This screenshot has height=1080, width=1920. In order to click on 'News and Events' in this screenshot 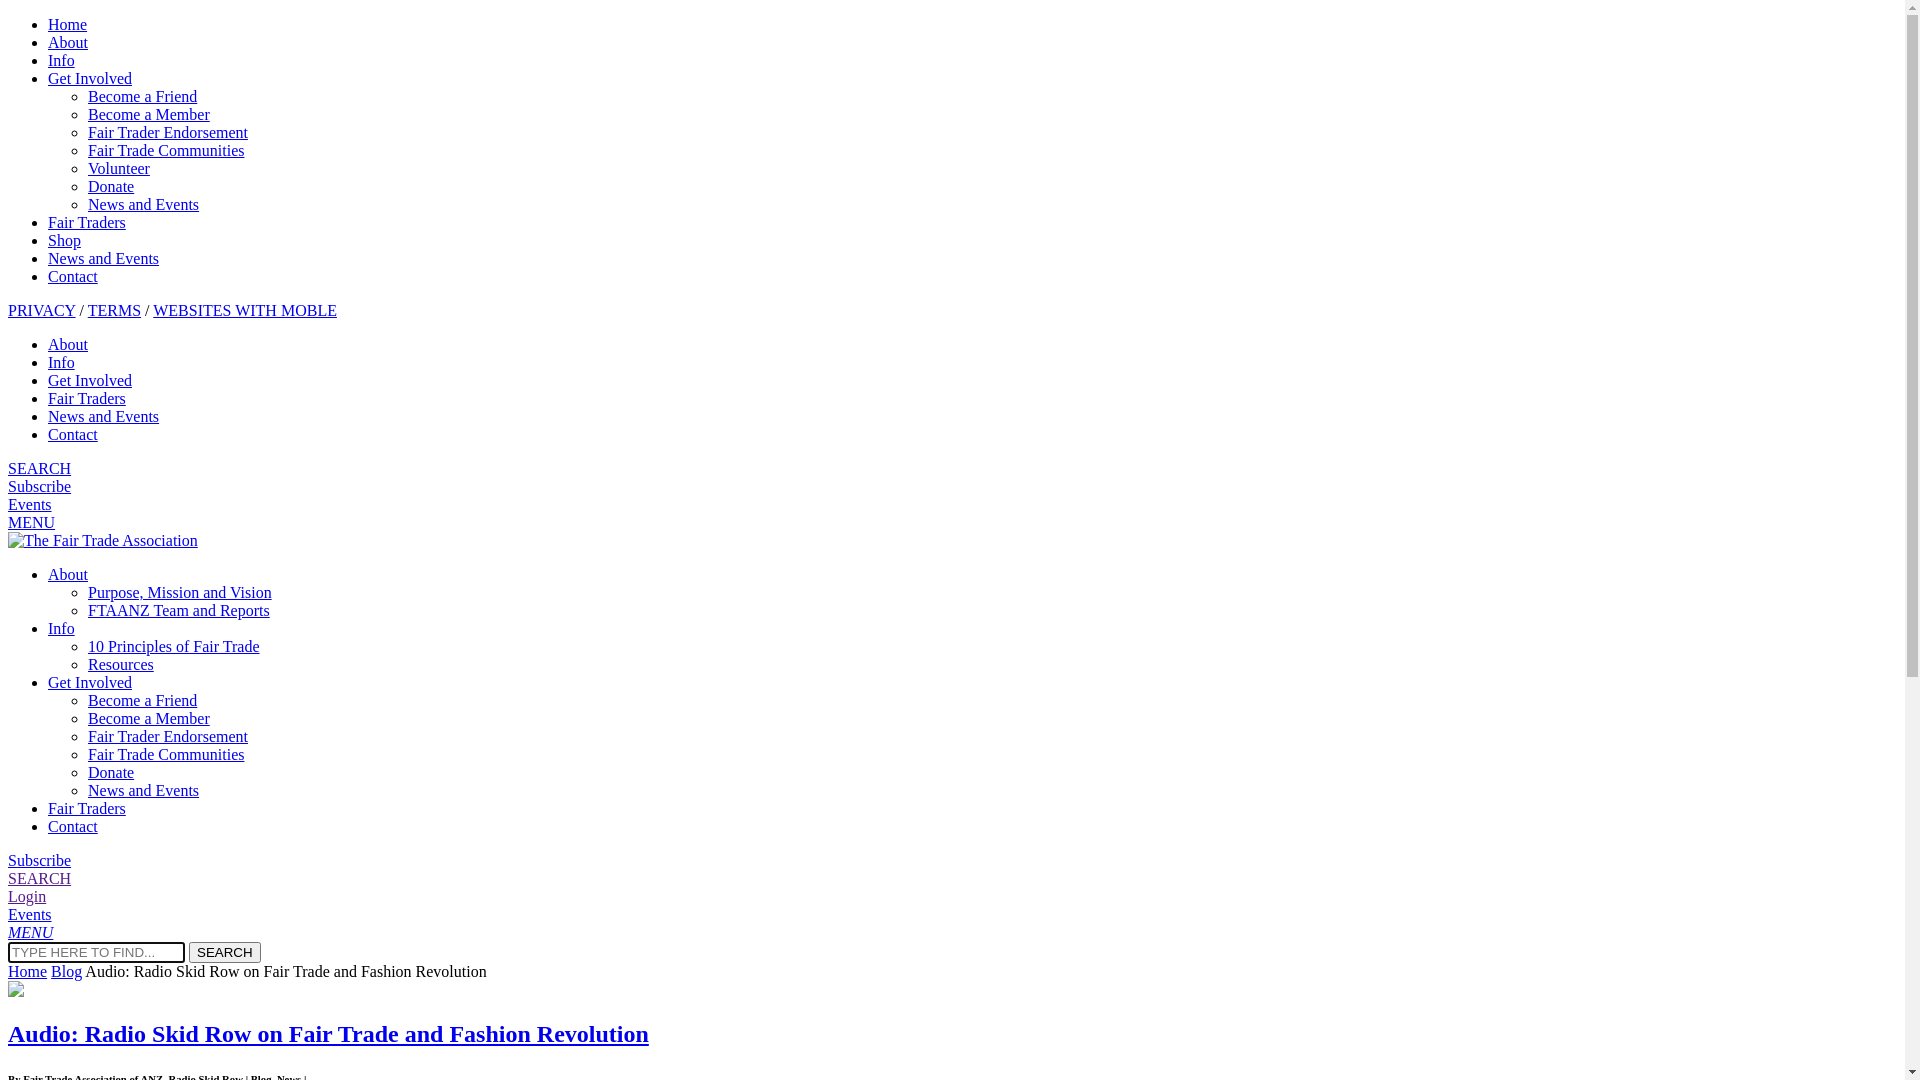, I will do `click(142, 204)`.